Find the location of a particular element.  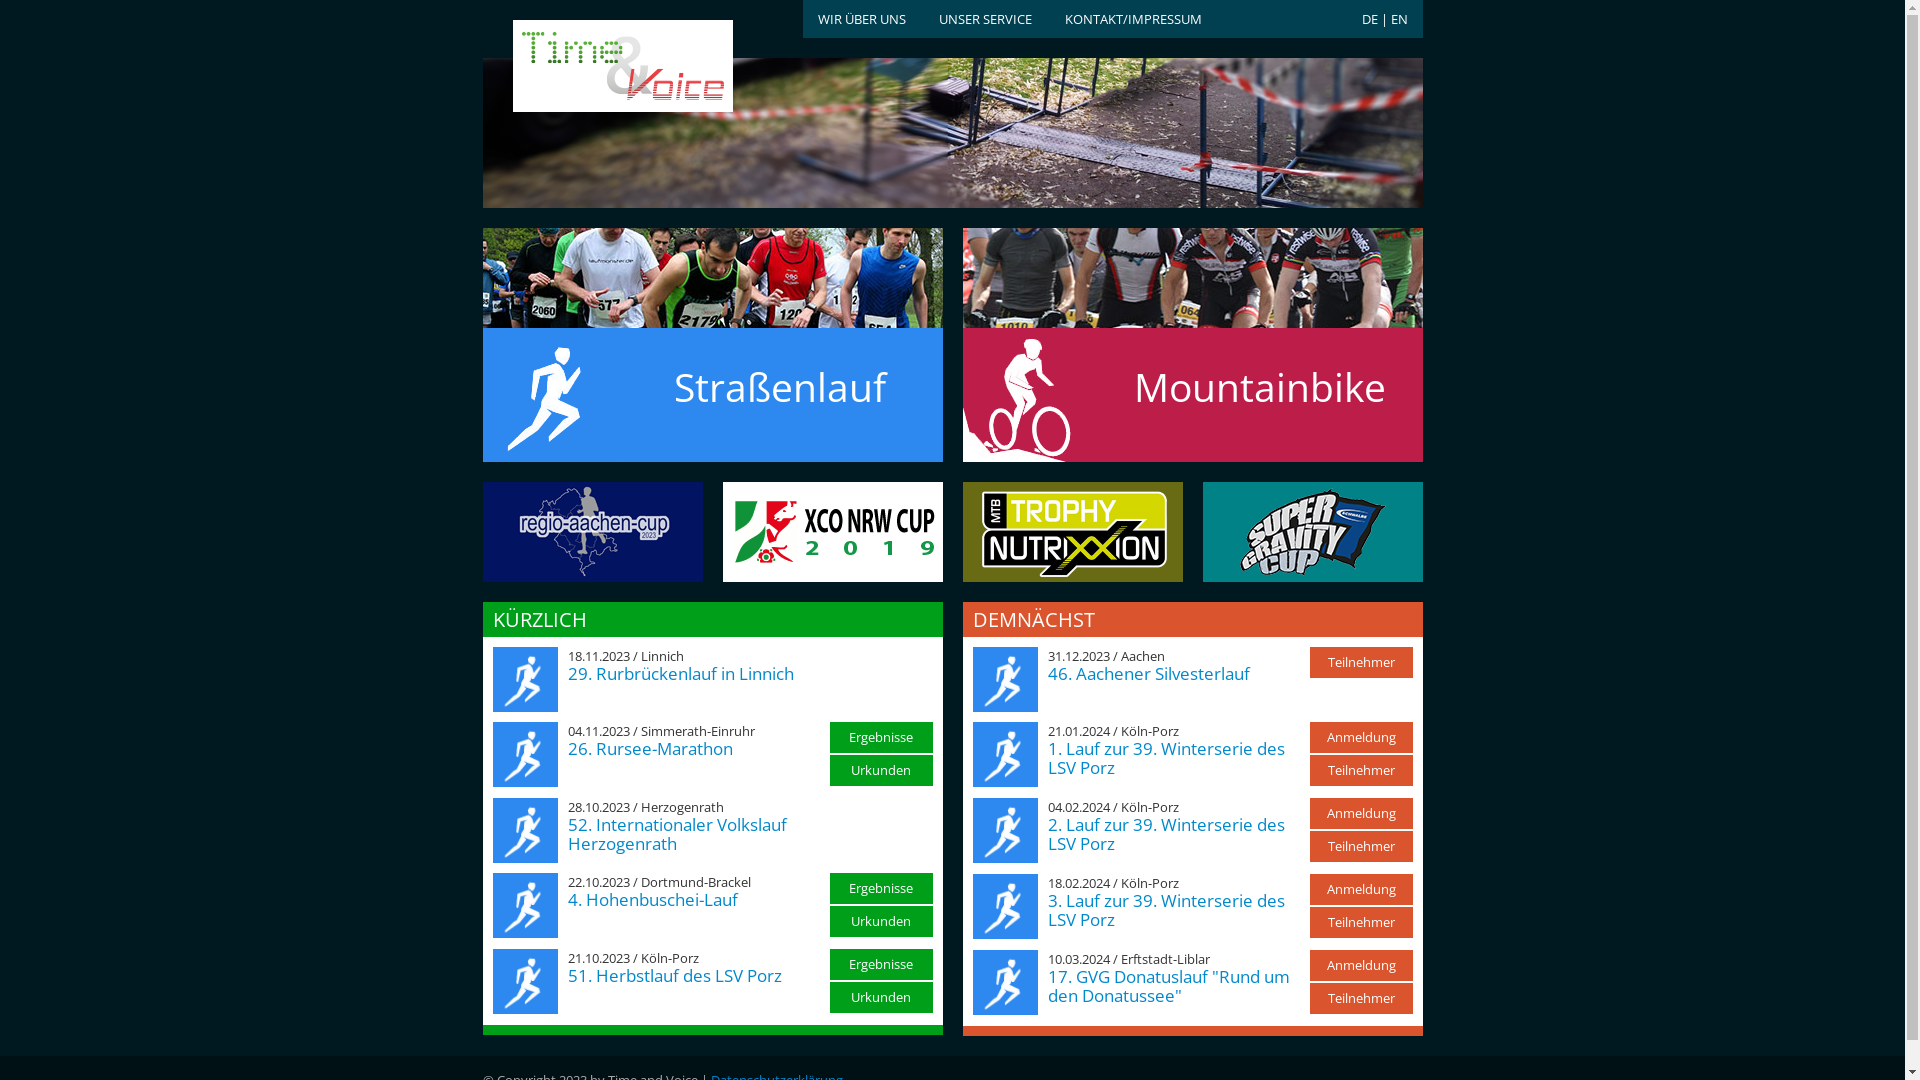

'UNSER SERVICE' is located at coordinates (984, 19).